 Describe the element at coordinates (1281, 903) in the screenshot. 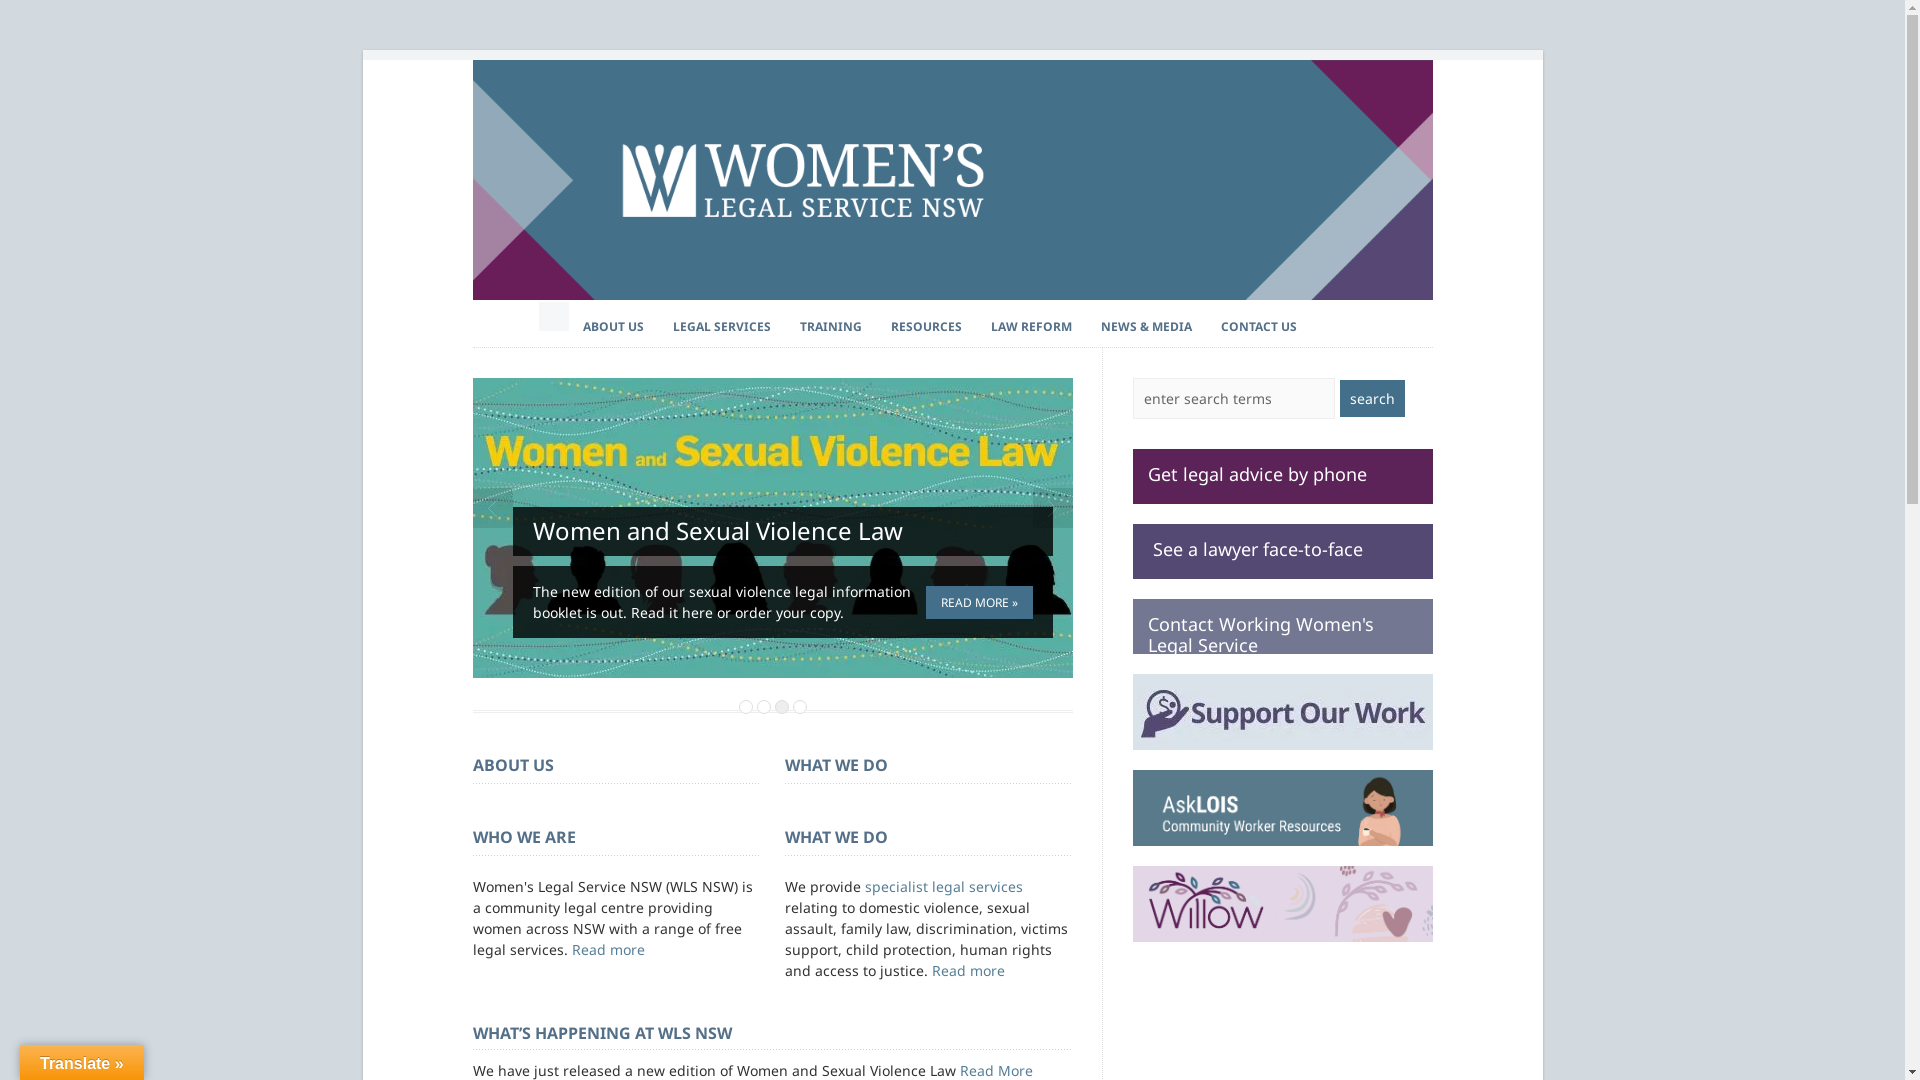

I see `'Willow - Women's legal advice on the go'` at that location.